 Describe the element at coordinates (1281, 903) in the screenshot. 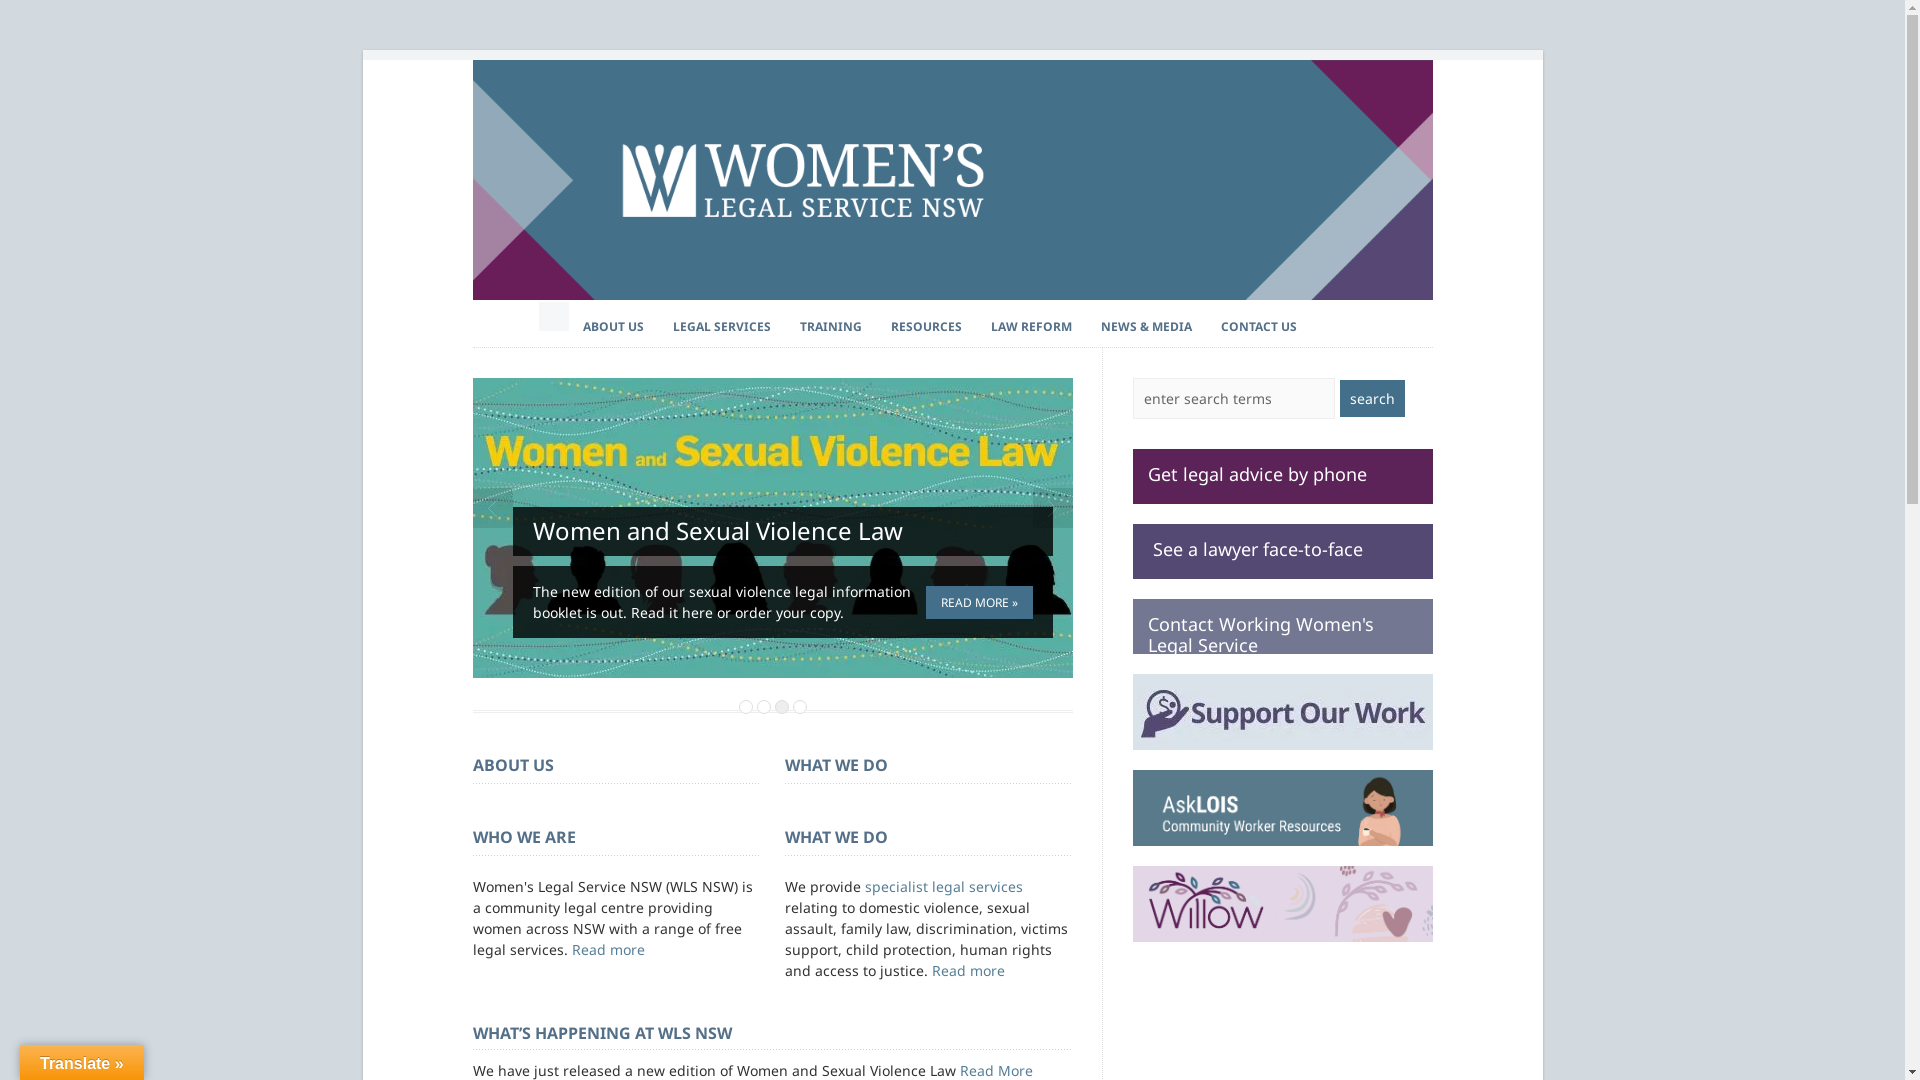

I see `'Willow - Women's legal advice on the go'` at that location.